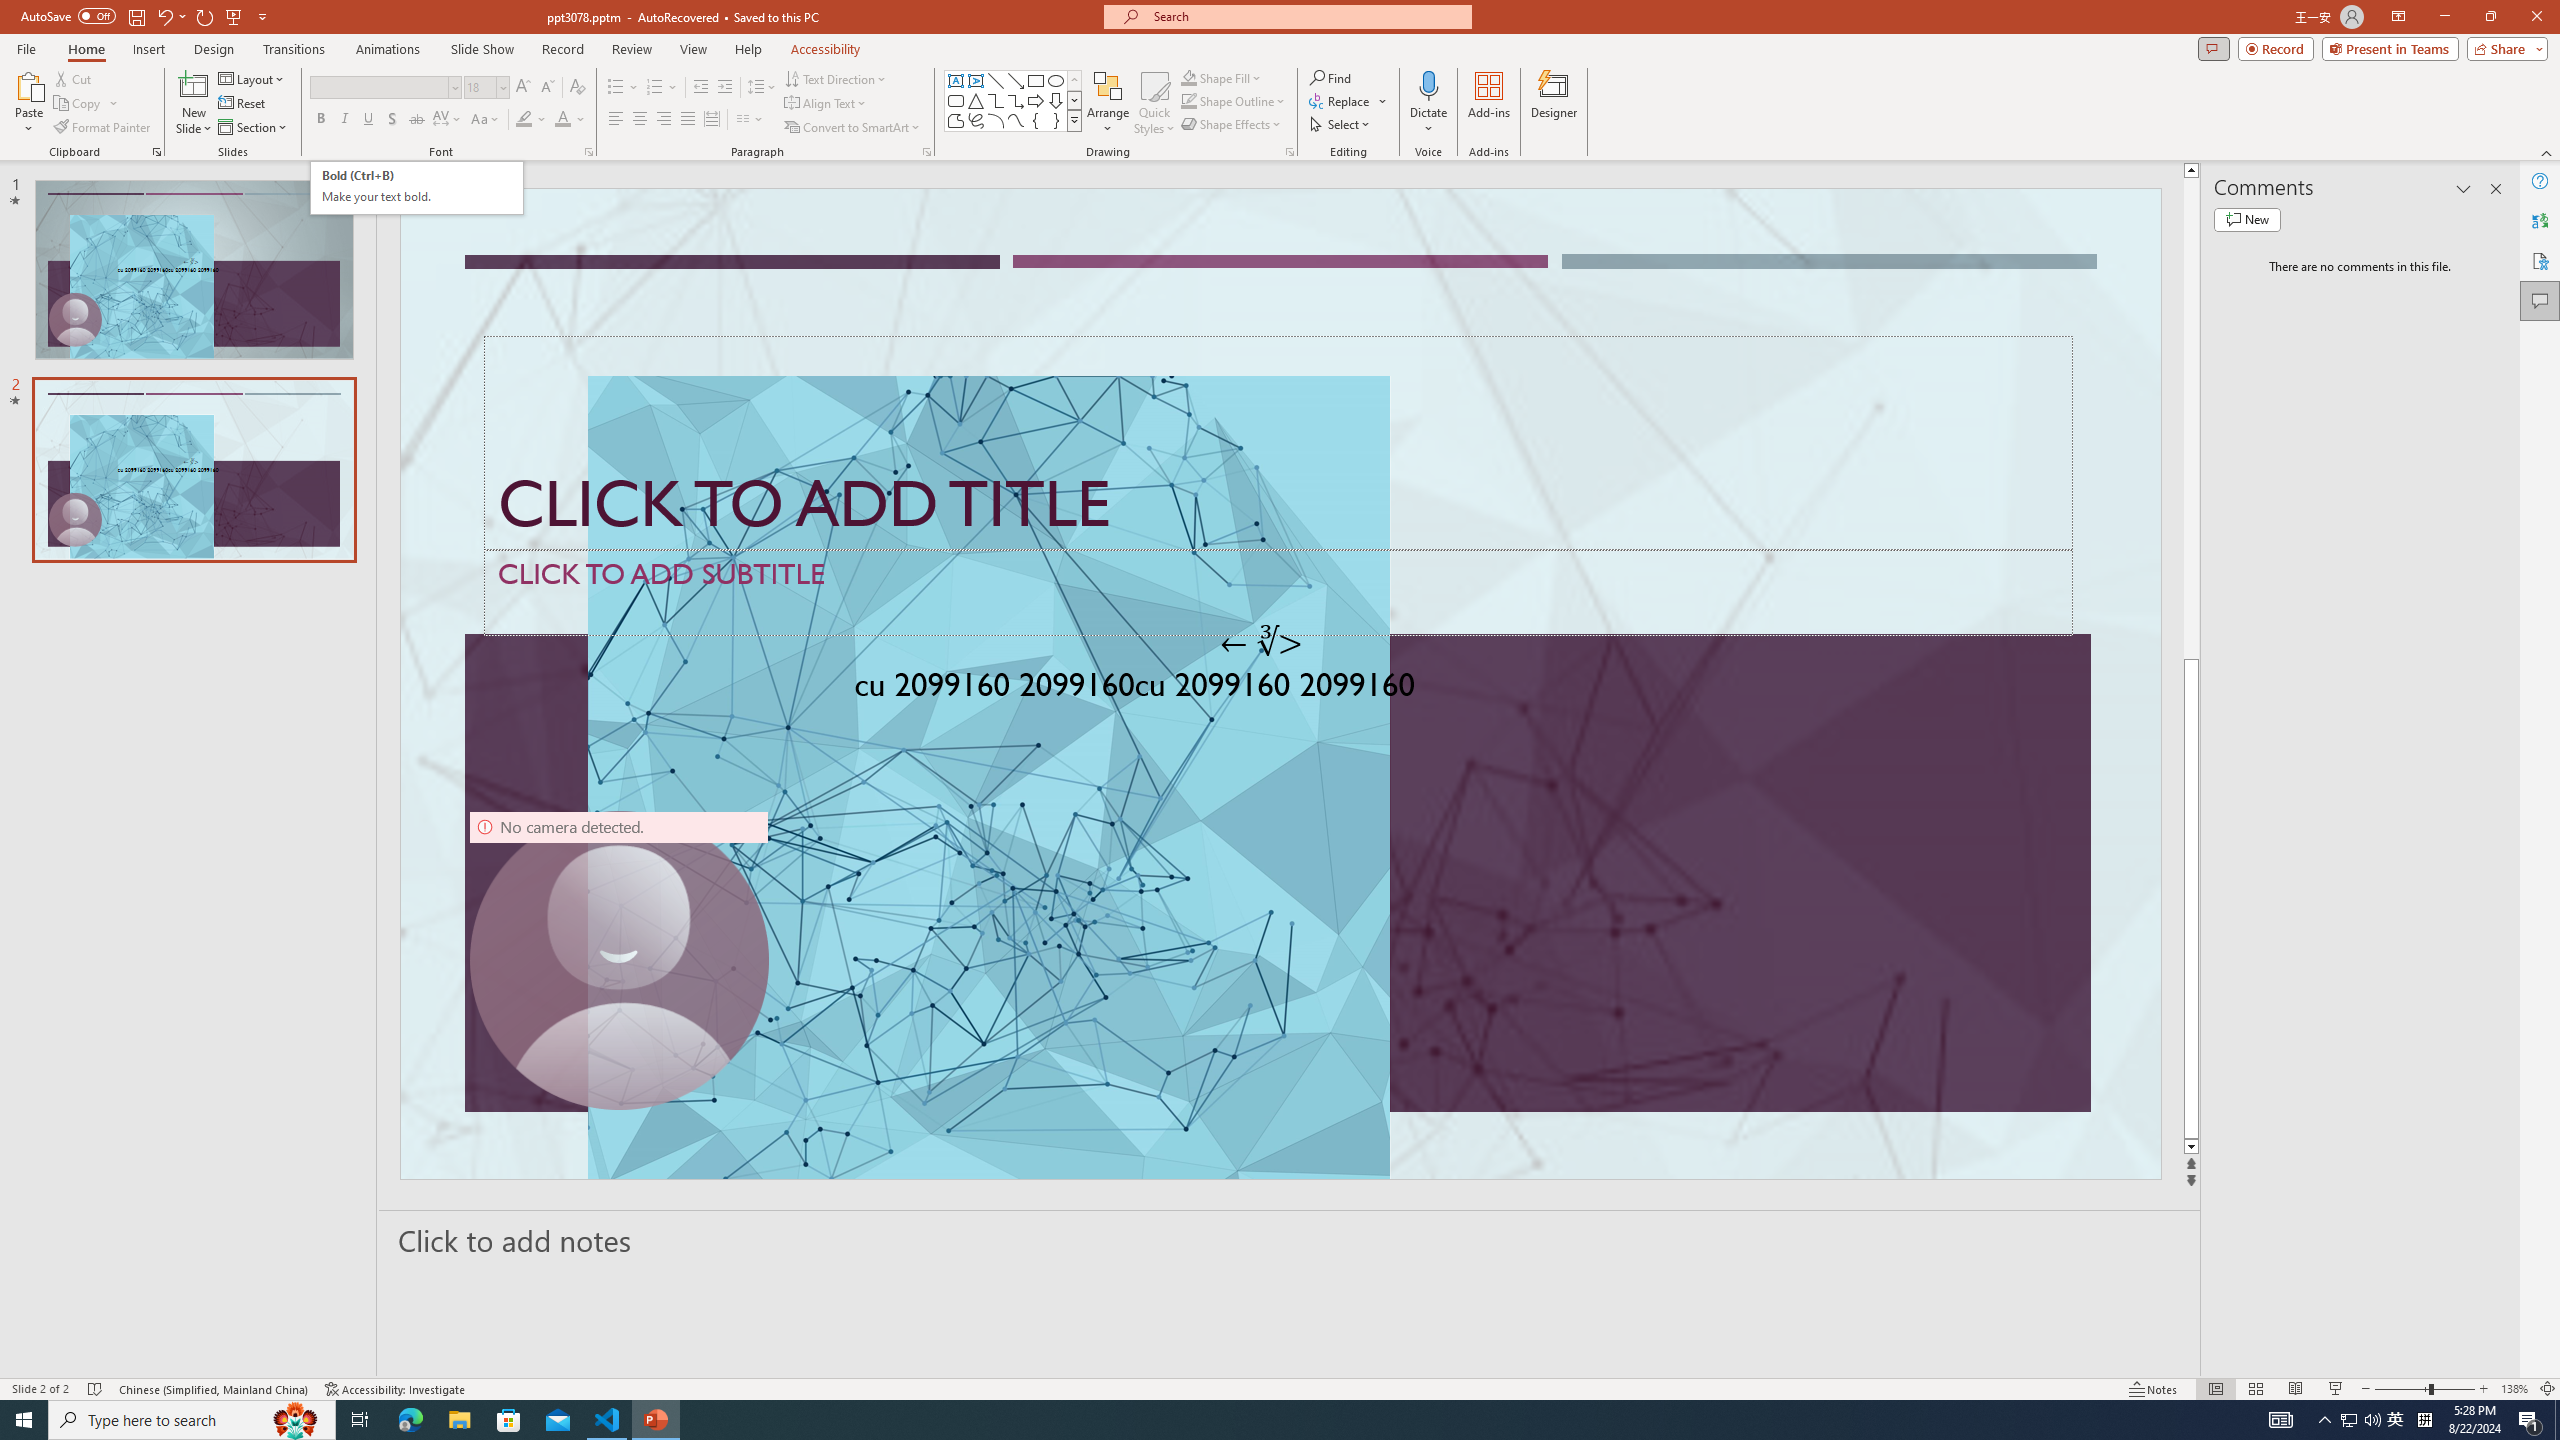 The height and width of the screenshot is (1440, 2560). Describe the element at coordinates (193, 84) in the screenshot. I see `'New Slide'` at that location.